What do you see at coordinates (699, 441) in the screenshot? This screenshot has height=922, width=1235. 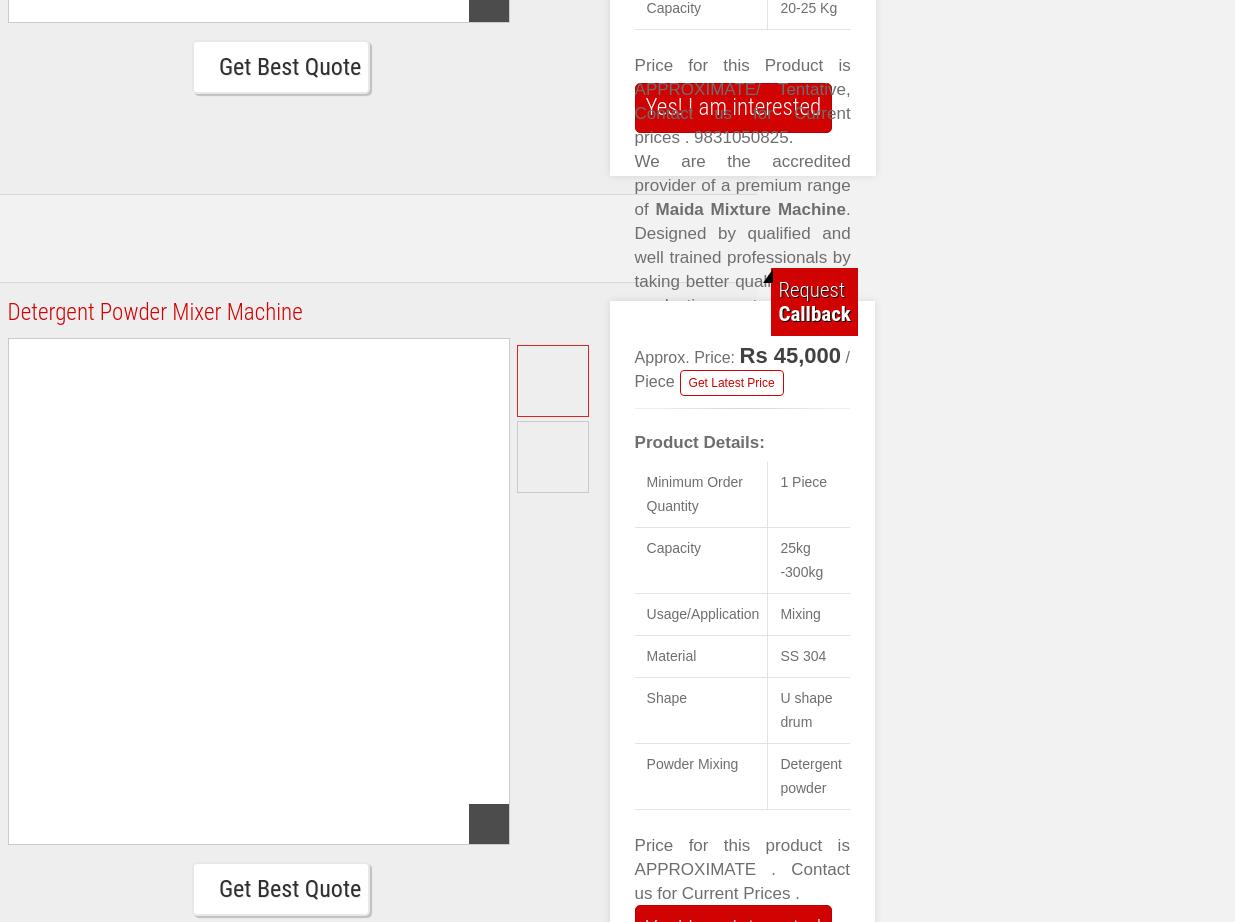 I see `'Product Details:'` at bounding box center [699, 441].